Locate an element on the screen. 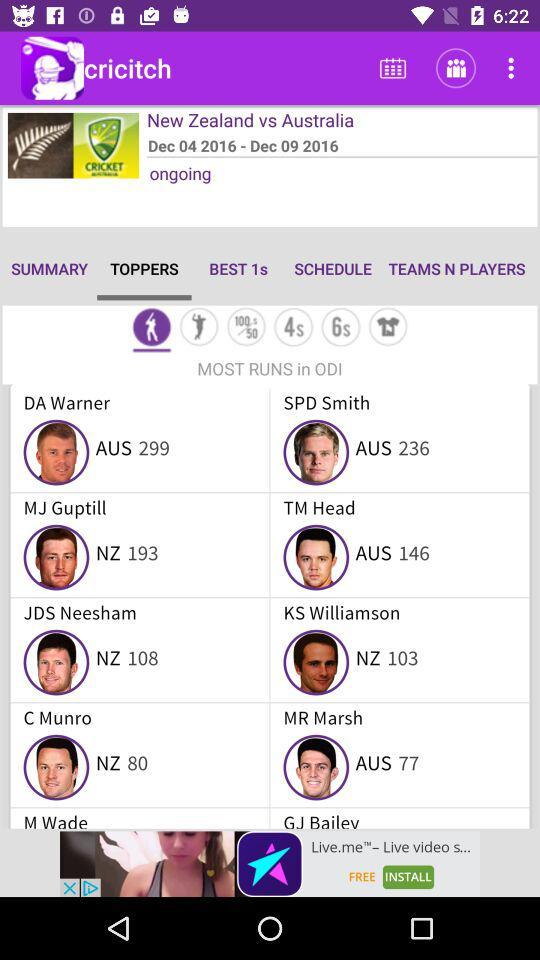 The width and height of the screenshot is (540, 960). open advertisement is located at coordinates (270, 863).